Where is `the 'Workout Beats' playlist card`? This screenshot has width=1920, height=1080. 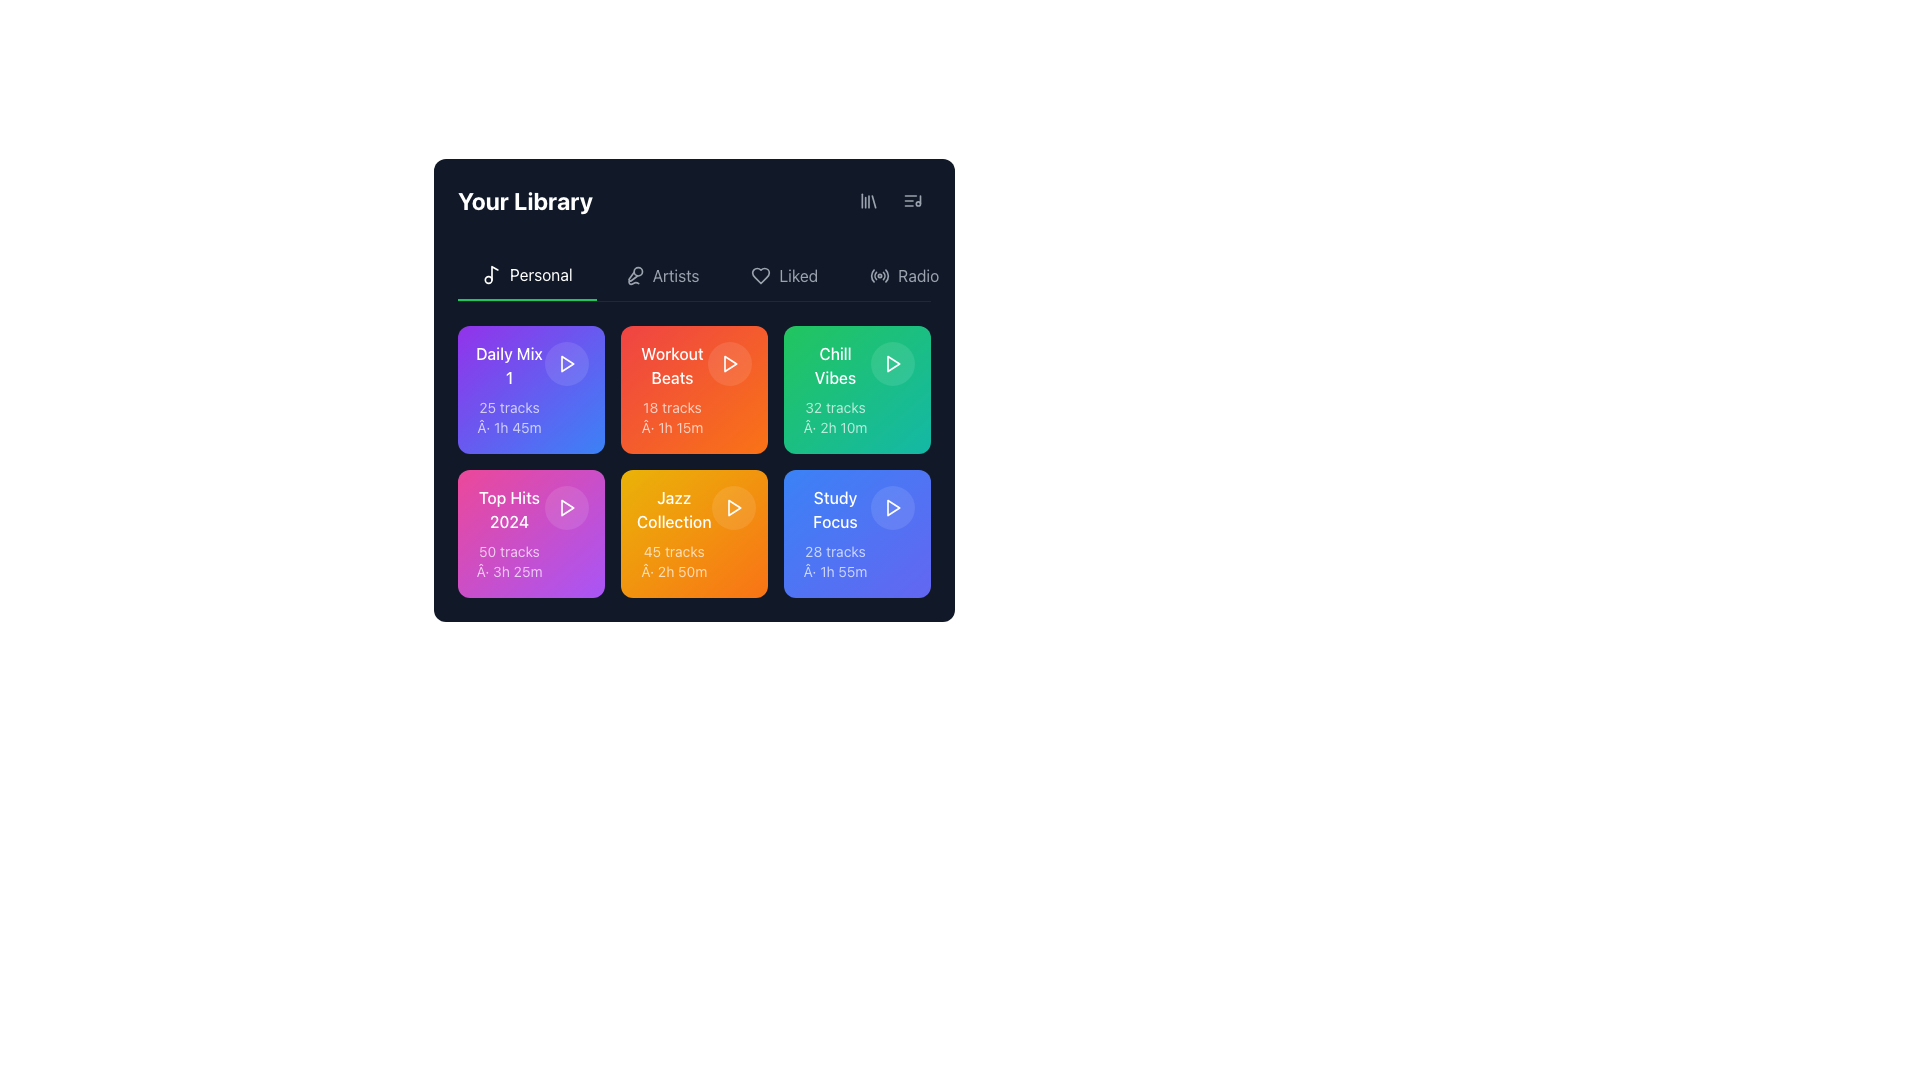 the 'Workout Beats' playlist card is located at coordinates (694, 389).